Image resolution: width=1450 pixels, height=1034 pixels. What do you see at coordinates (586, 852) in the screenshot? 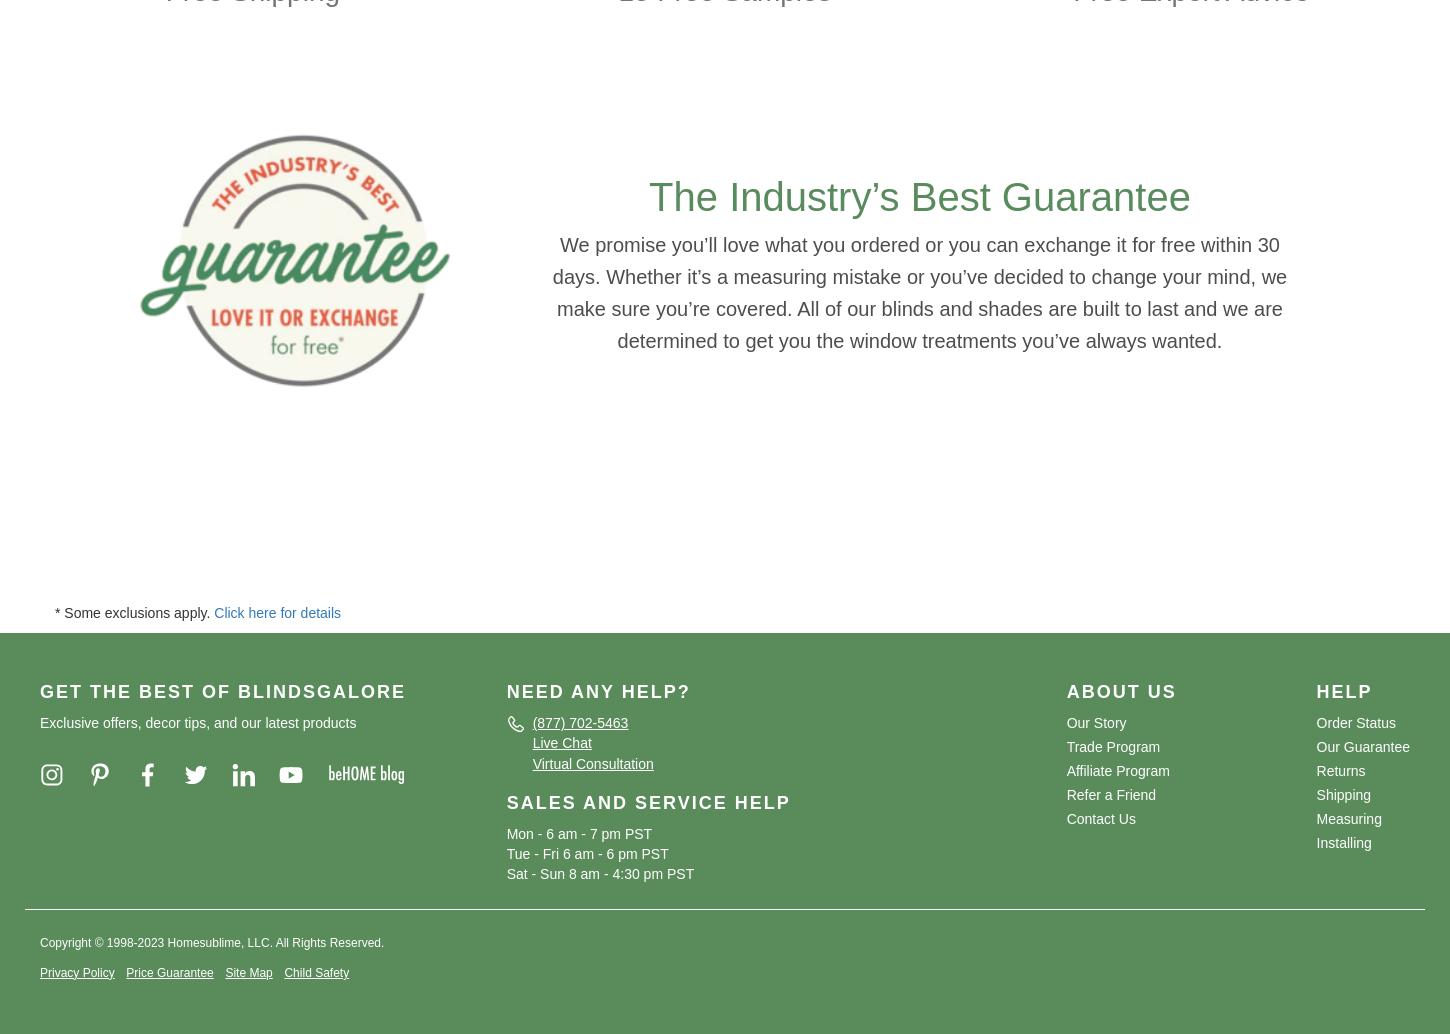
I see `'Tue - Fri 6 am - 6 pm PST'` at bounding box center [586, 852].